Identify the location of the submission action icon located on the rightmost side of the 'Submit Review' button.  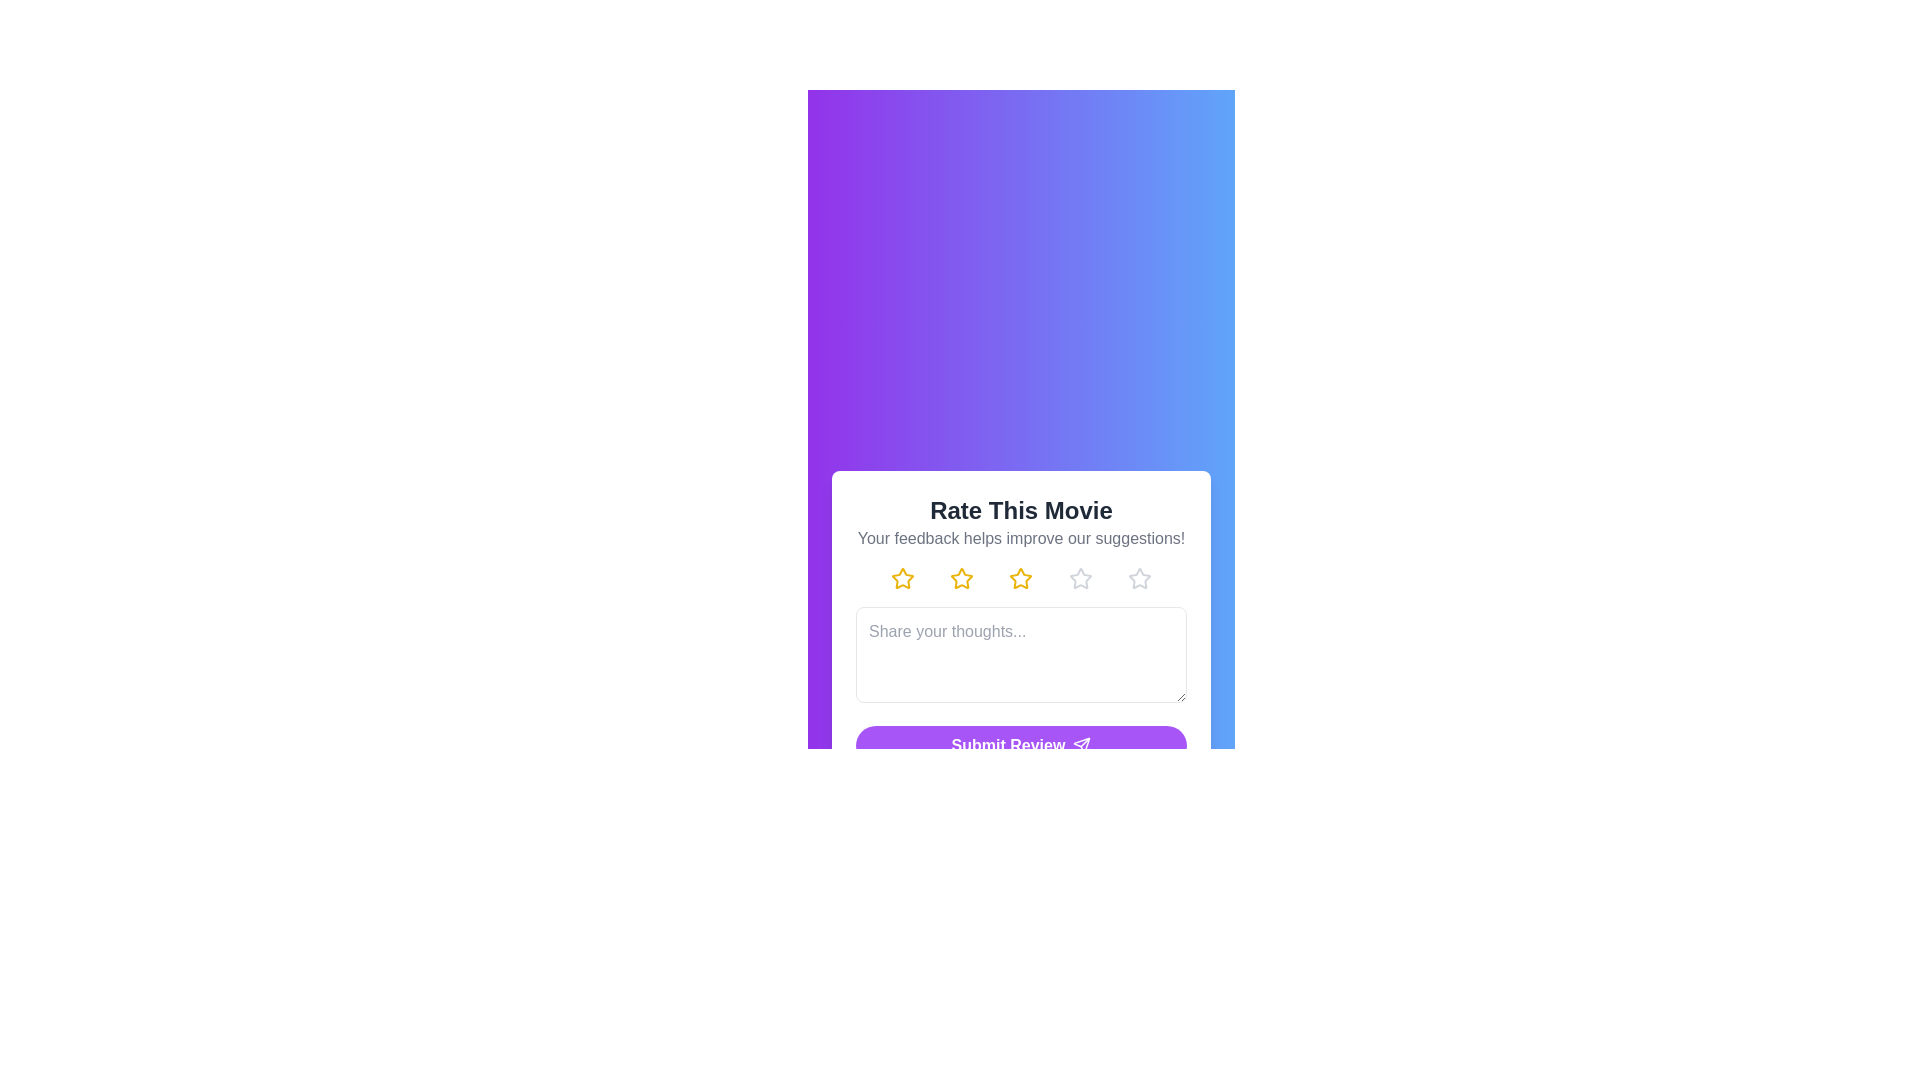
(1081, 745).